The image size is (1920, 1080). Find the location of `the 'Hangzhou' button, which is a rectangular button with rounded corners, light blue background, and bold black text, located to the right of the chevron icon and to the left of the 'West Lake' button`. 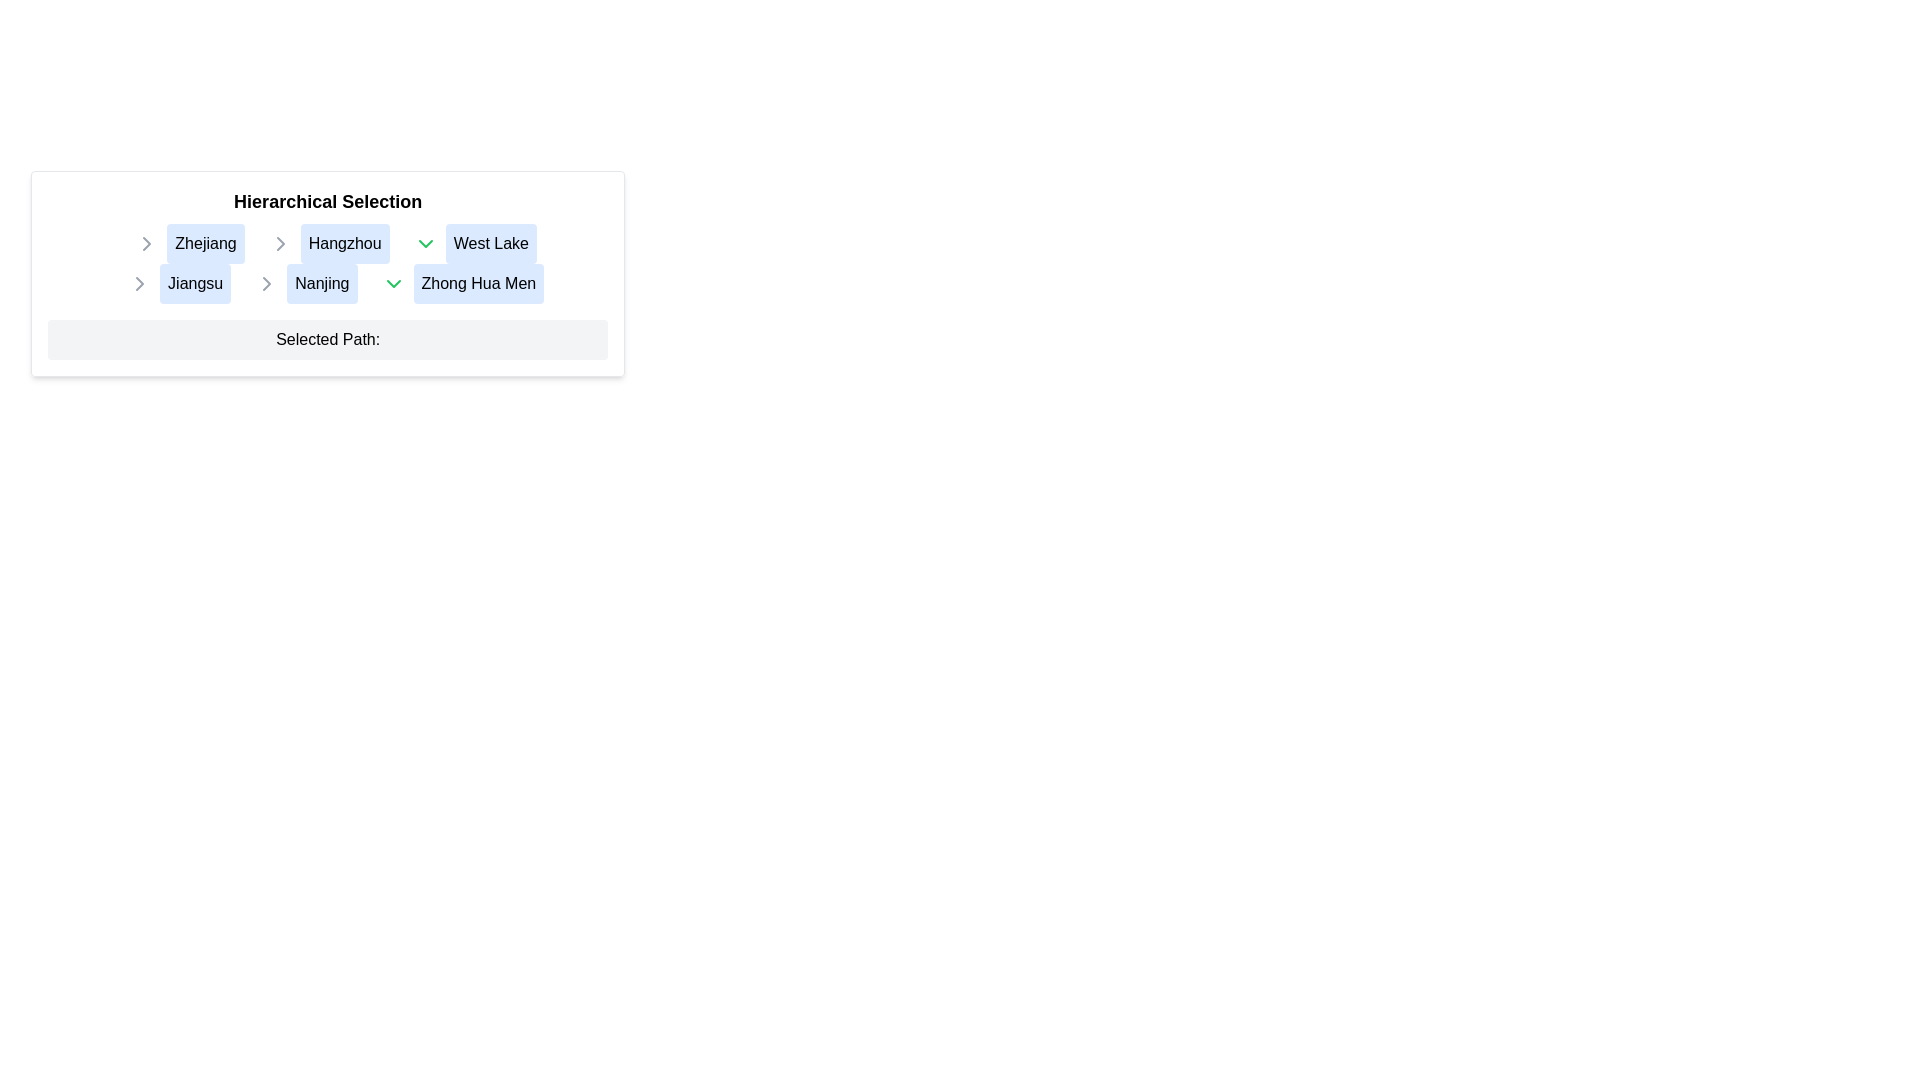

the 'Hangzhou' button, which is a rectangular button with rounded corners, light blue background, and bold black text, located to the right of the chevron icon and to the left of the 'West Lake' button is located at coordinates (345, 242).